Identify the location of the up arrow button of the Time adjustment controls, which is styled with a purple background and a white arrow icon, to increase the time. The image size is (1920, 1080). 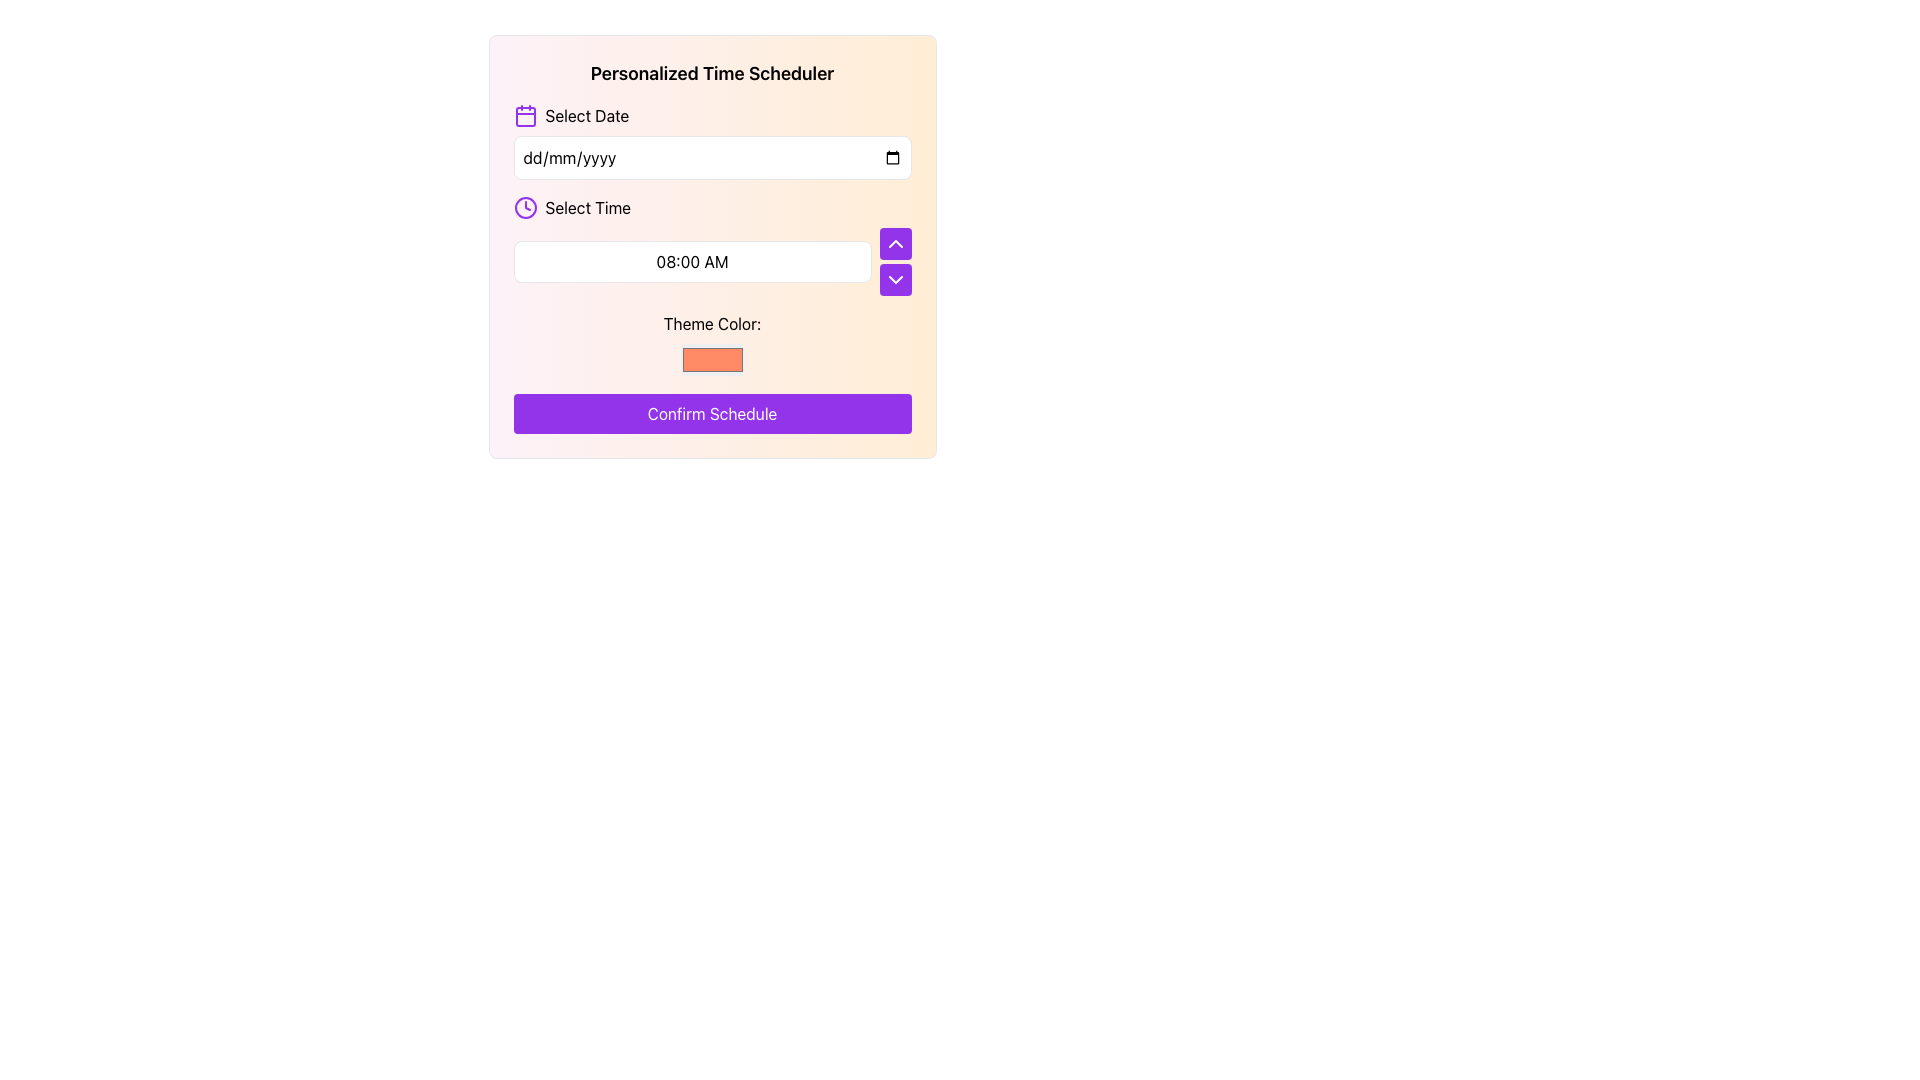
(894, 261).